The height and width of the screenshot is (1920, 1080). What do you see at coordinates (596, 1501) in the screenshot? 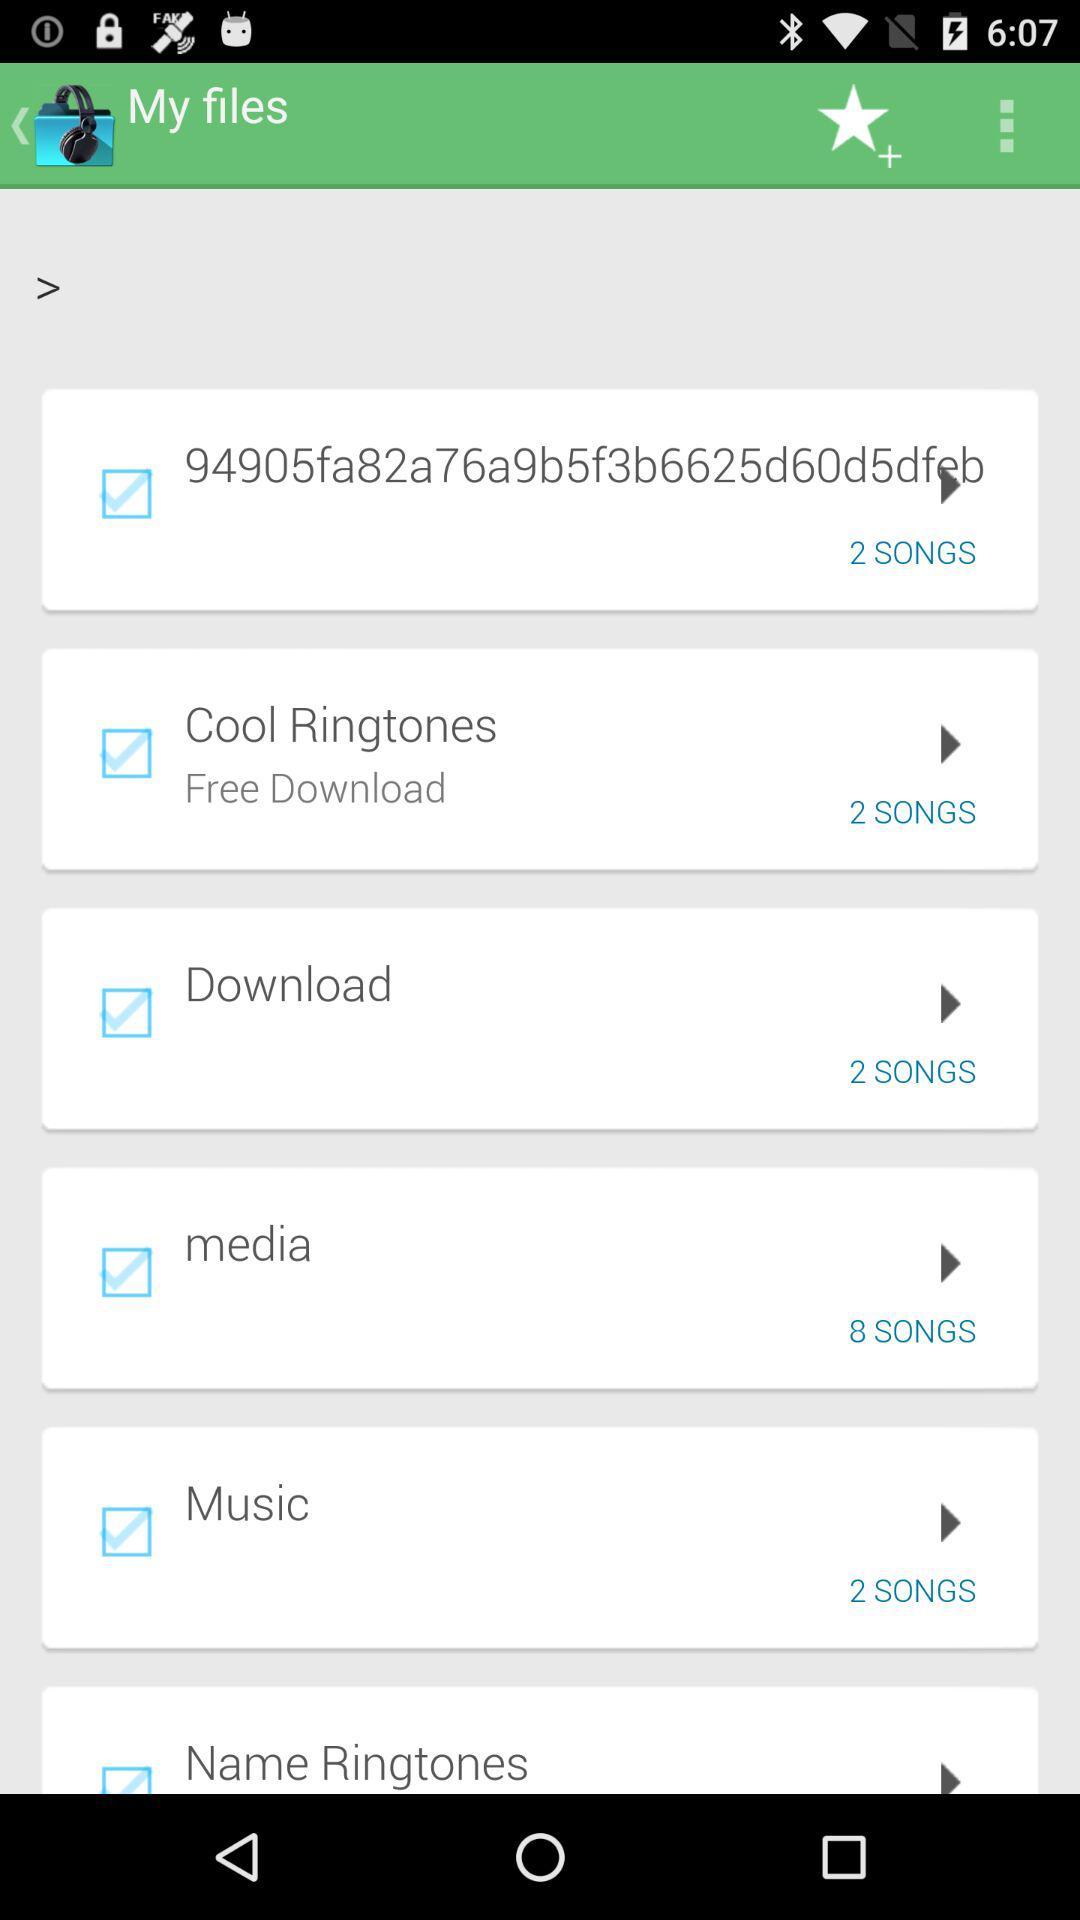
I see `the app above 2 songs app` at bounding box center [596, 1501].